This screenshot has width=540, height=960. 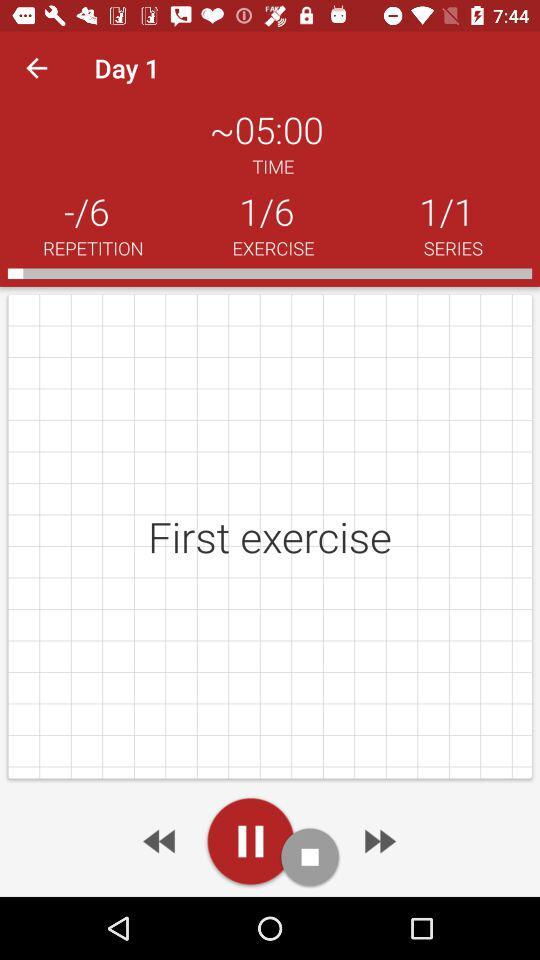 What do you see at coordinates (250, 840) in the screenshot?
I see `to pause or play the program` at bounding box center [250, 840].